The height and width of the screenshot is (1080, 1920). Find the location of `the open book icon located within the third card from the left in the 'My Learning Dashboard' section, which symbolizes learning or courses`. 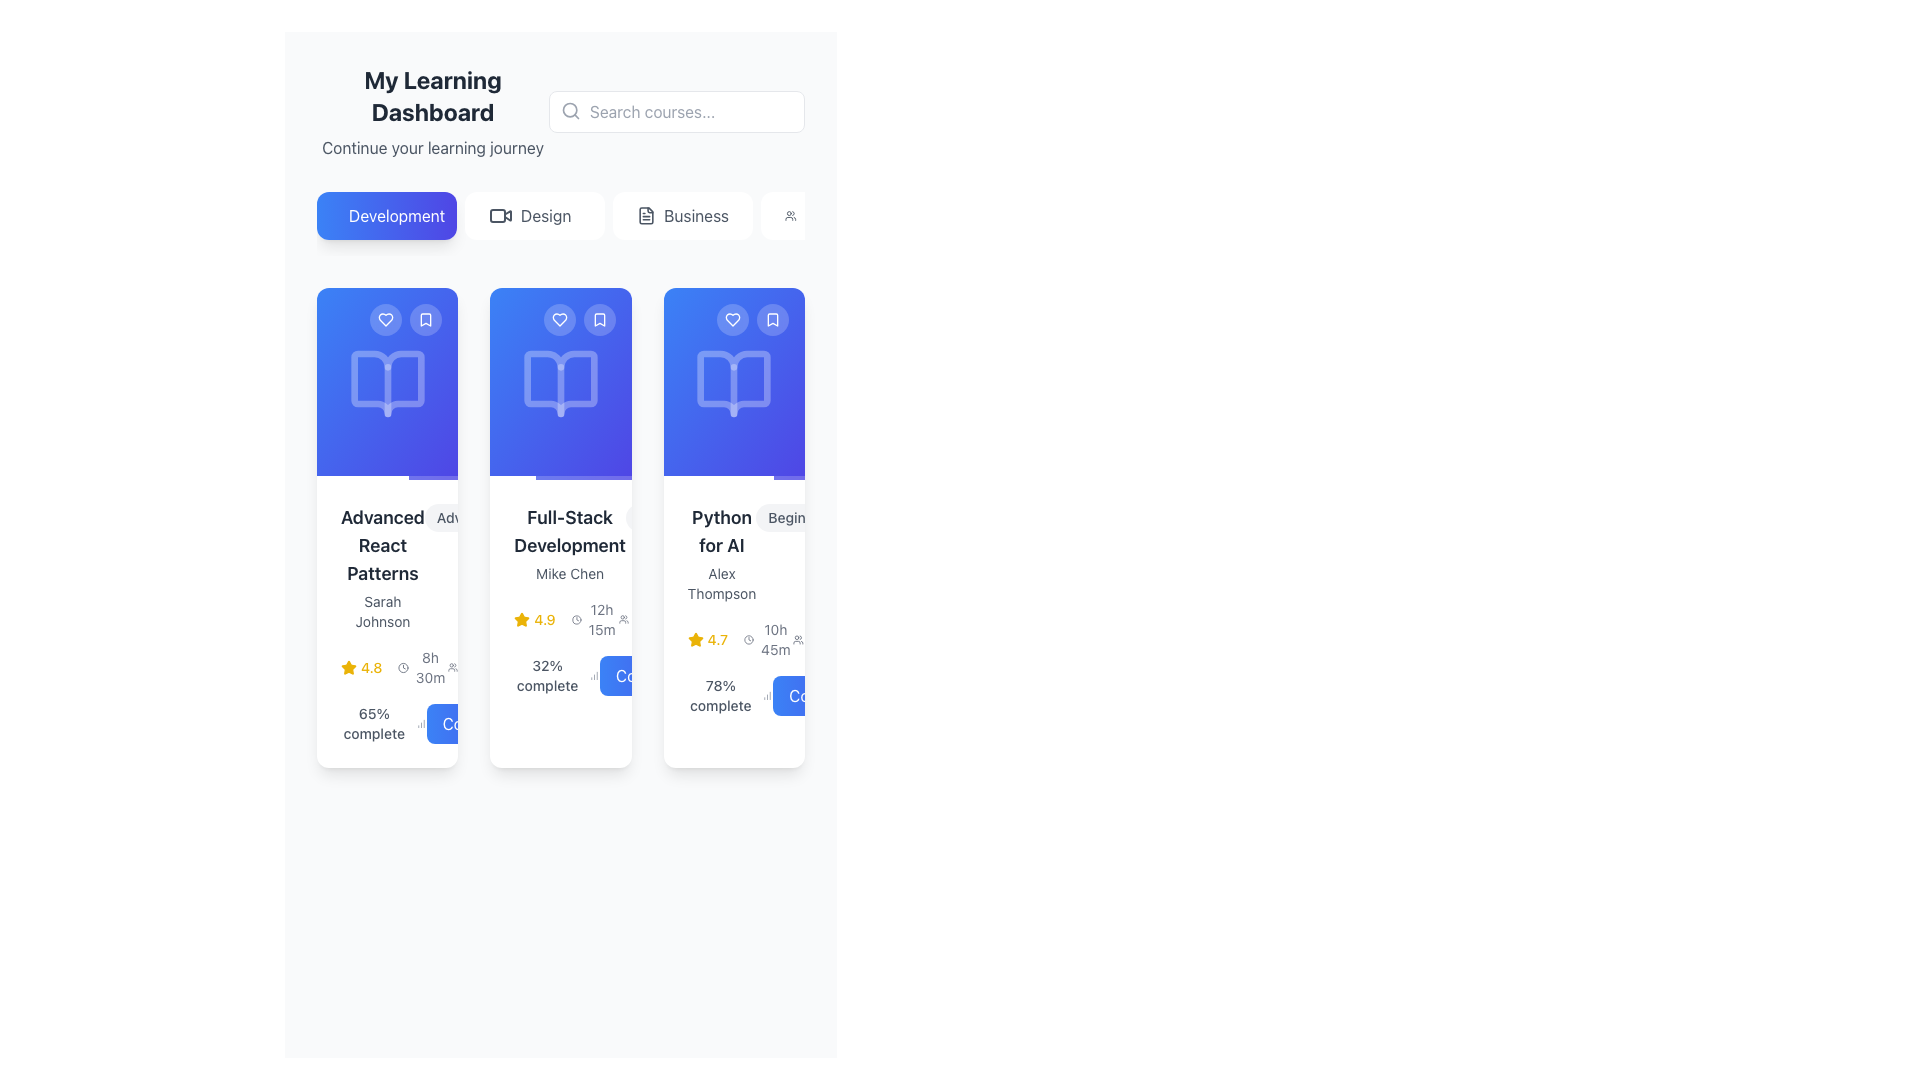

the open book icon located within the third card from the left in the 'My Learning Dashboard' section, which symbolizes learning or courses is located at coordinates (733, 384).